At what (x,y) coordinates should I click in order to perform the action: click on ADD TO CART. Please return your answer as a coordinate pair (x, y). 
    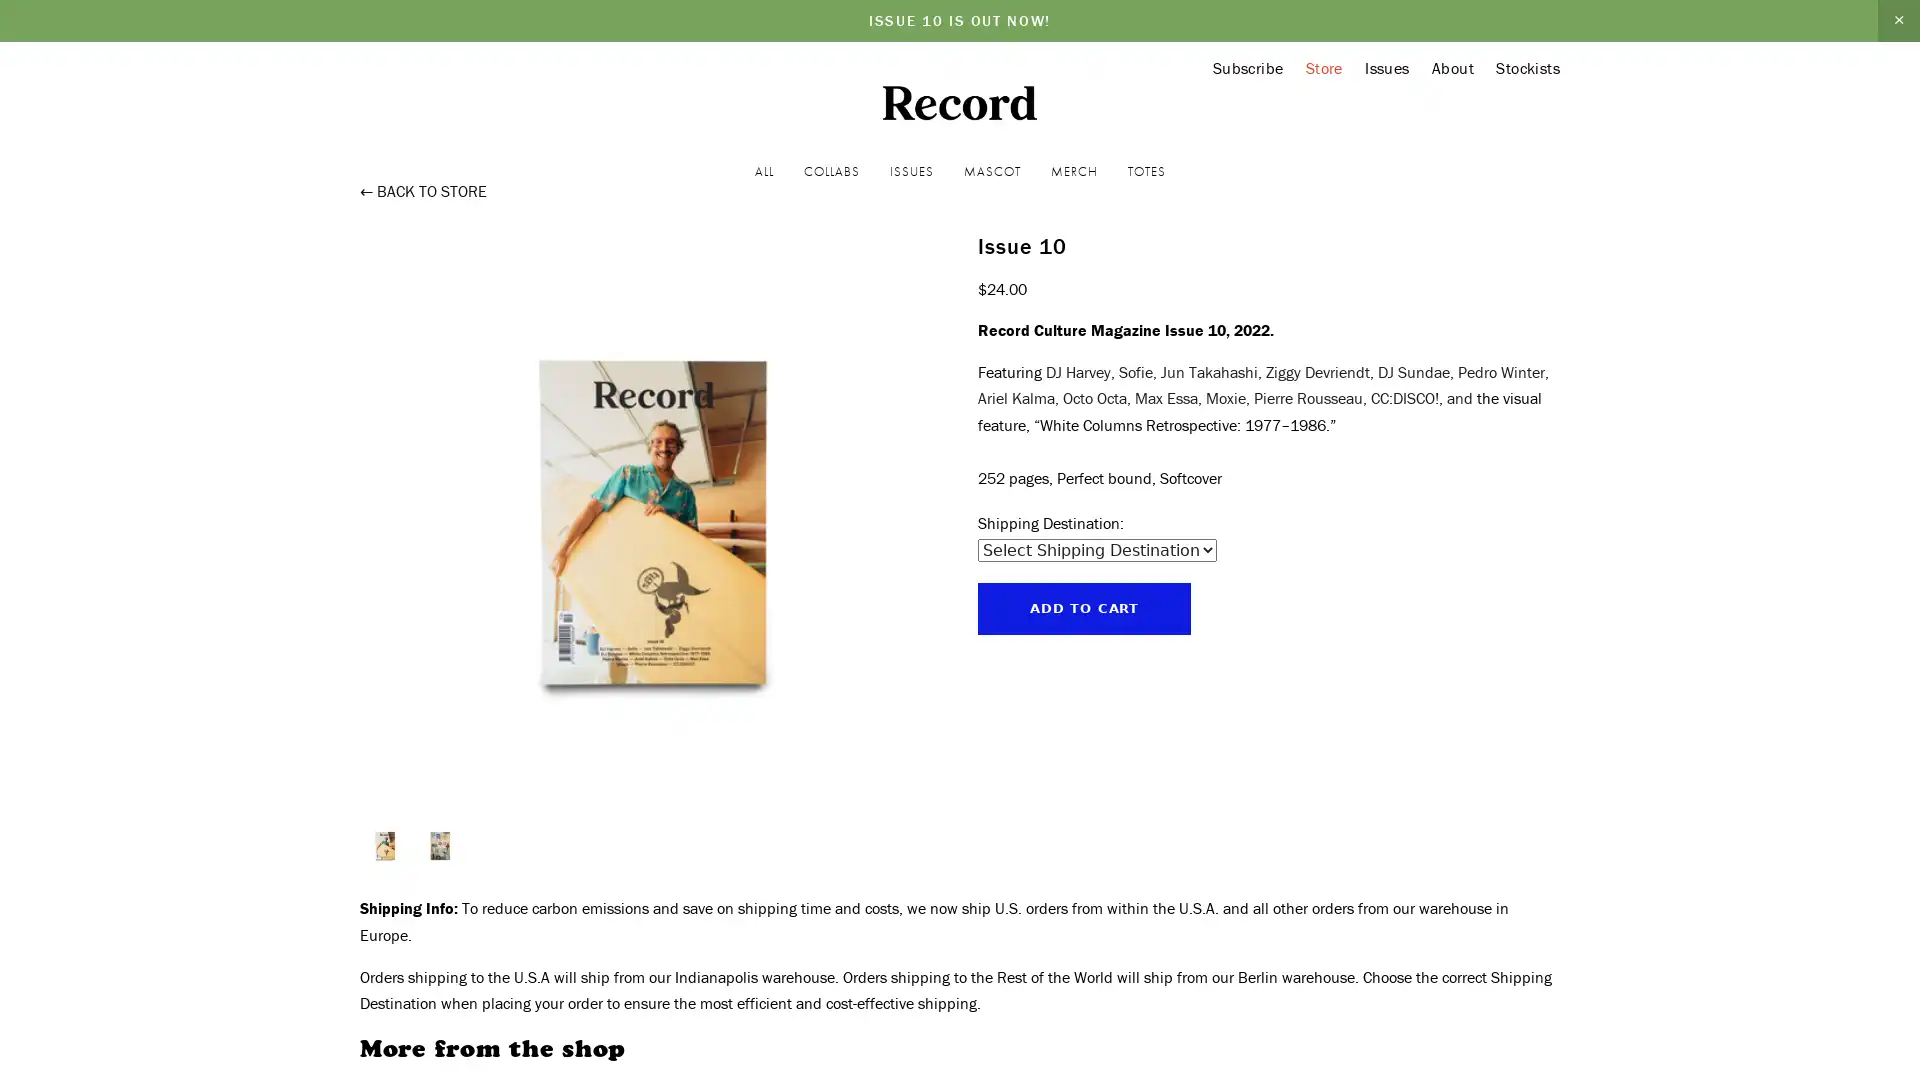
    Looking at the image, I should click on (1083, 607).